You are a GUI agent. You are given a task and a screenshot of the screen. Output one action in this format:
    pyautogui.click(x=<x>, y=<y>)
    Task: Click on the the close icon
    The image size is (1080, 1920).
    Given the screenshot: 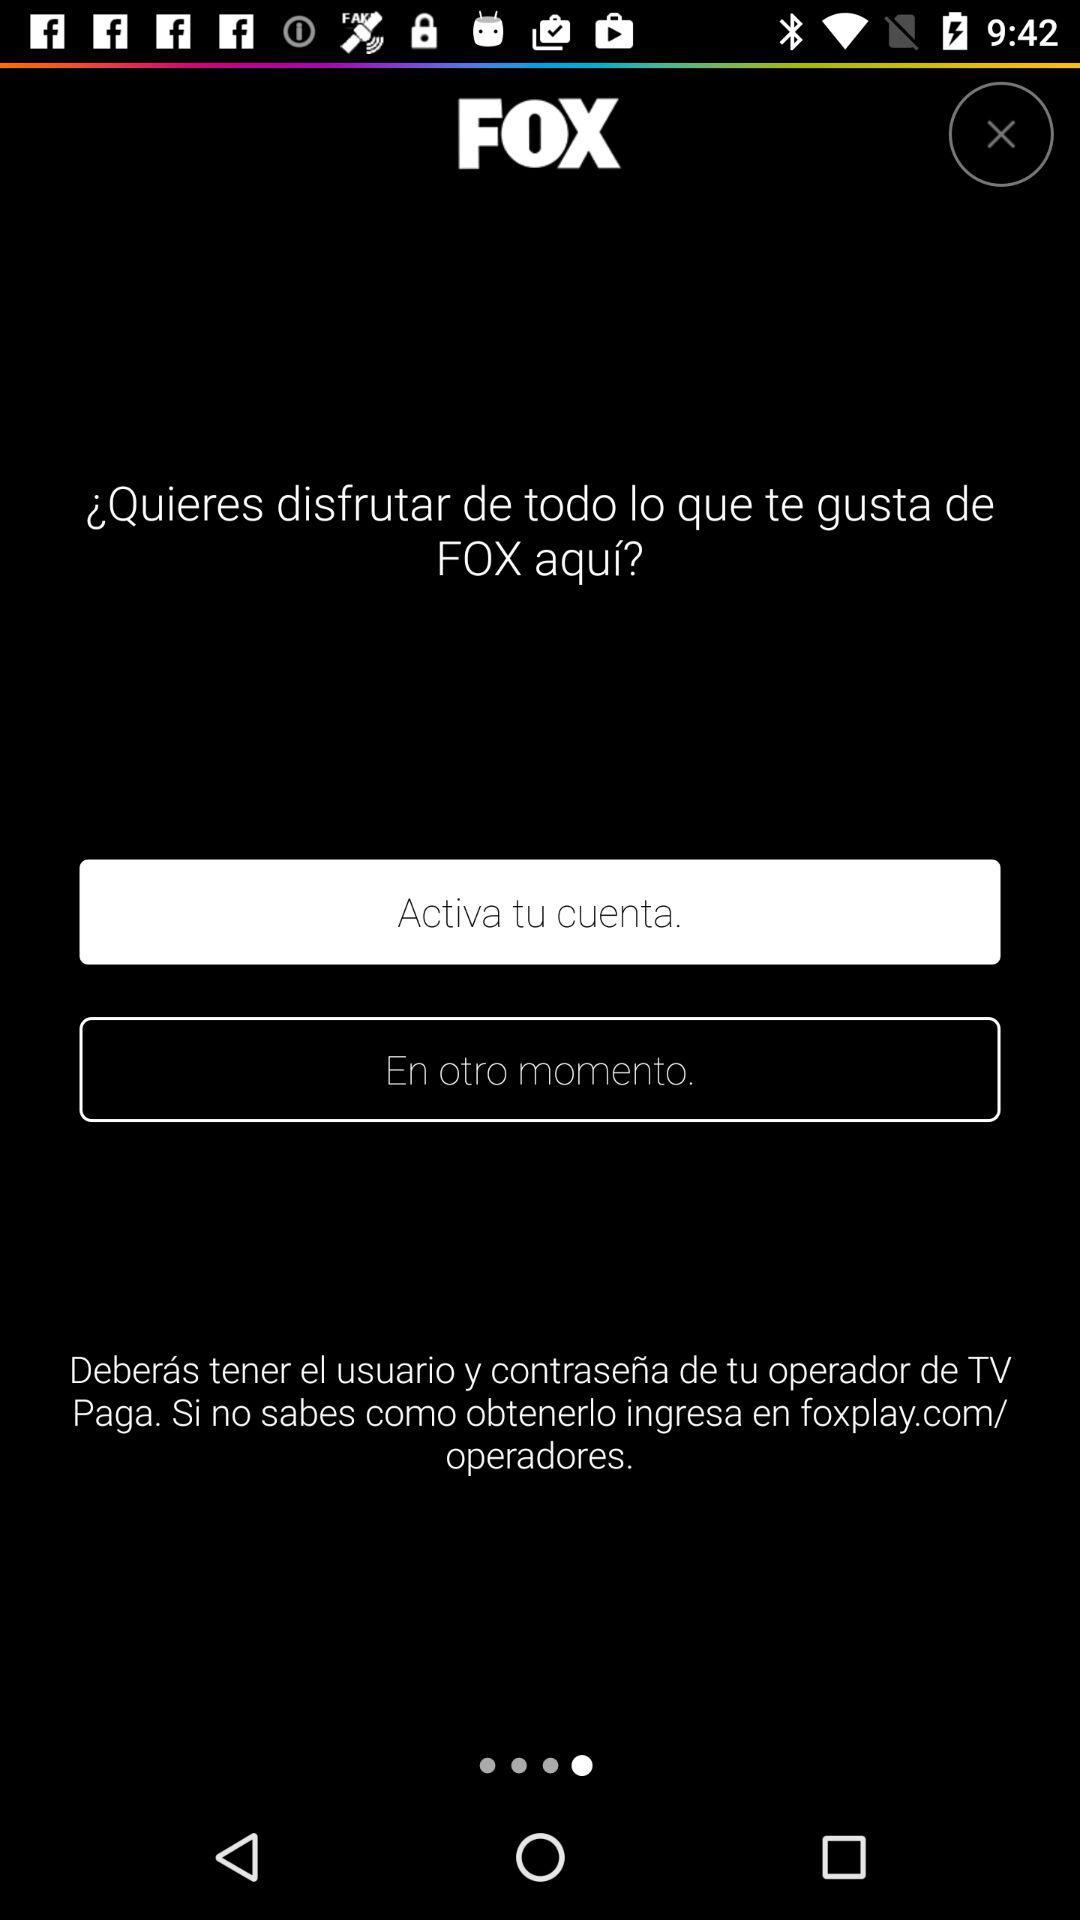 What is the action you would take?
    pyautogui.click(x=1001, y=133)
    